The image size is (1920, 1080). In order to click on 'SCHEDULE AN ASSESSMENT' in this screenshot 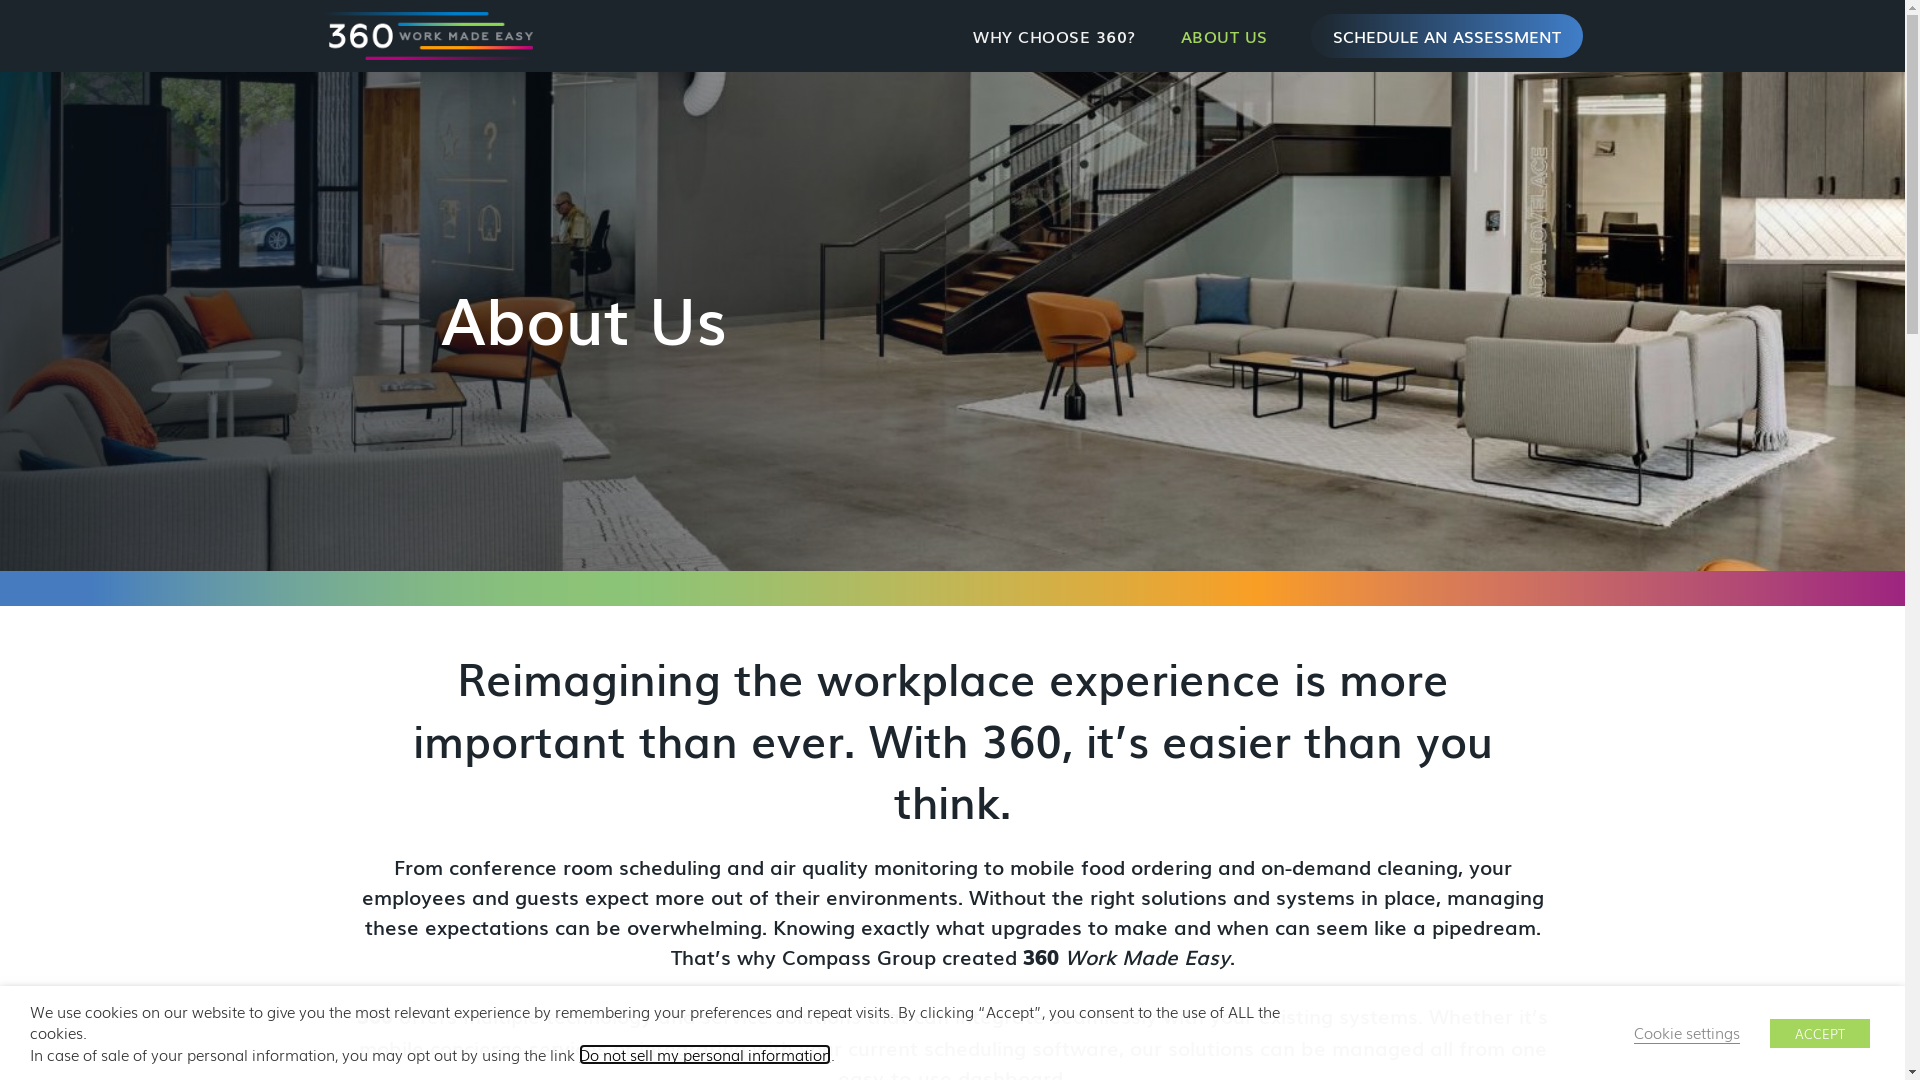, I will do `click(1446, 35)`.